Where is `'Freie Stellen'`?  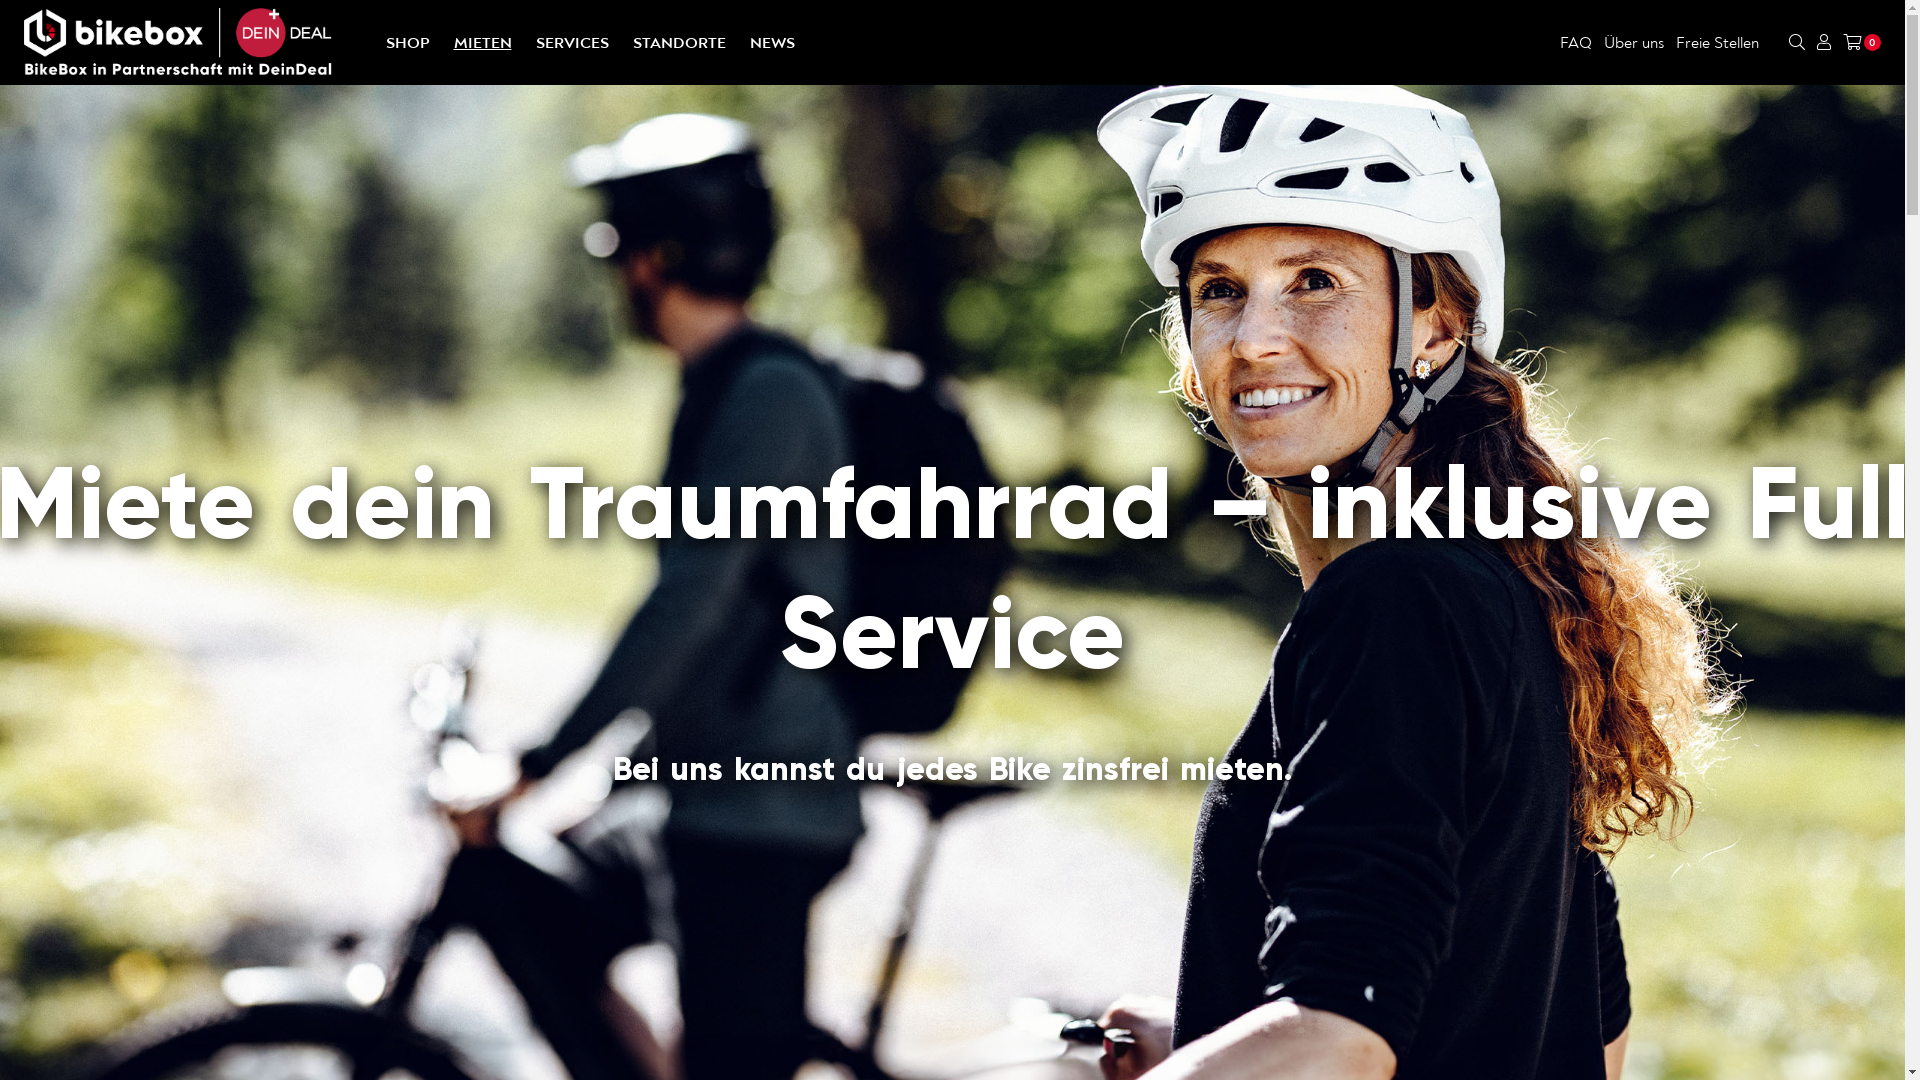 'Freie Stellen' is located at coordinates (1675, 42).